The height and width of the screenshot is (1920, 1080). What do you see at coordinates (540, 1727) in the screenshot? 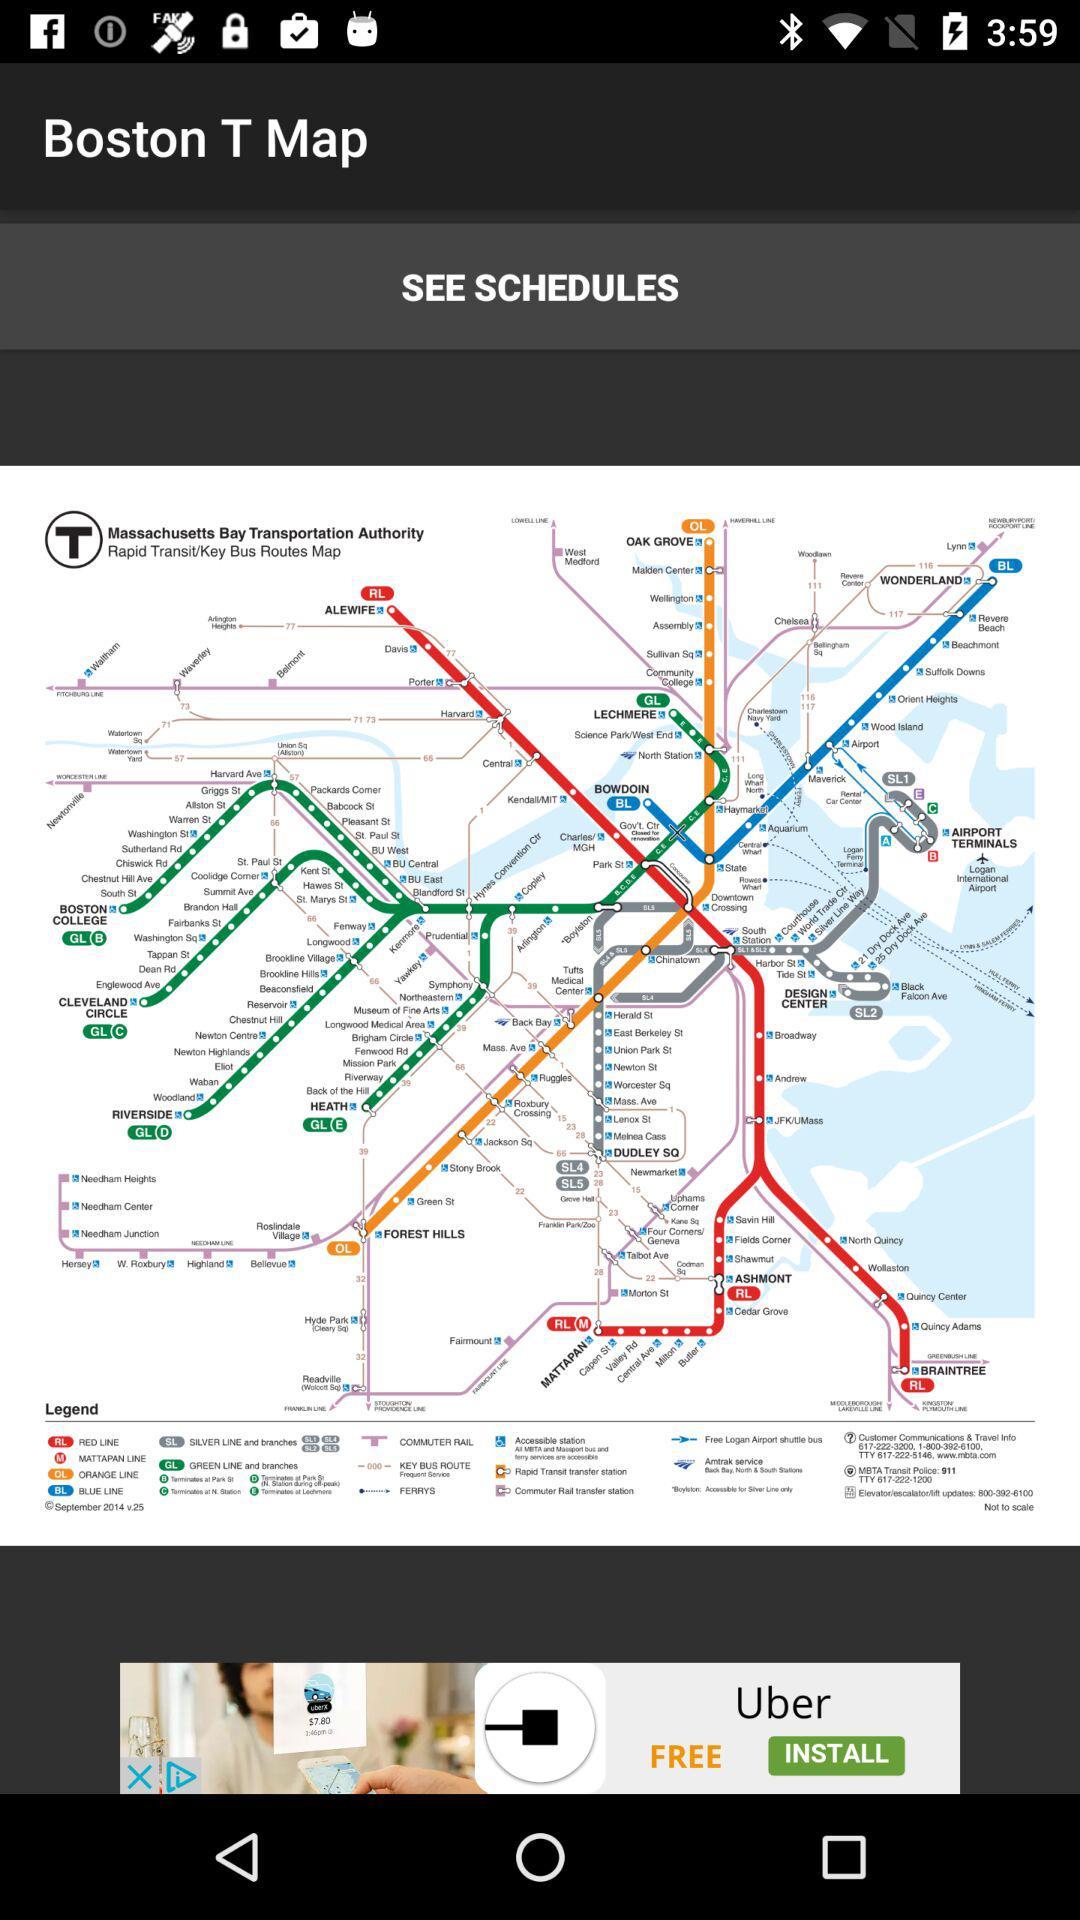
I see `advertisement` at bounding box center [540, 1727].